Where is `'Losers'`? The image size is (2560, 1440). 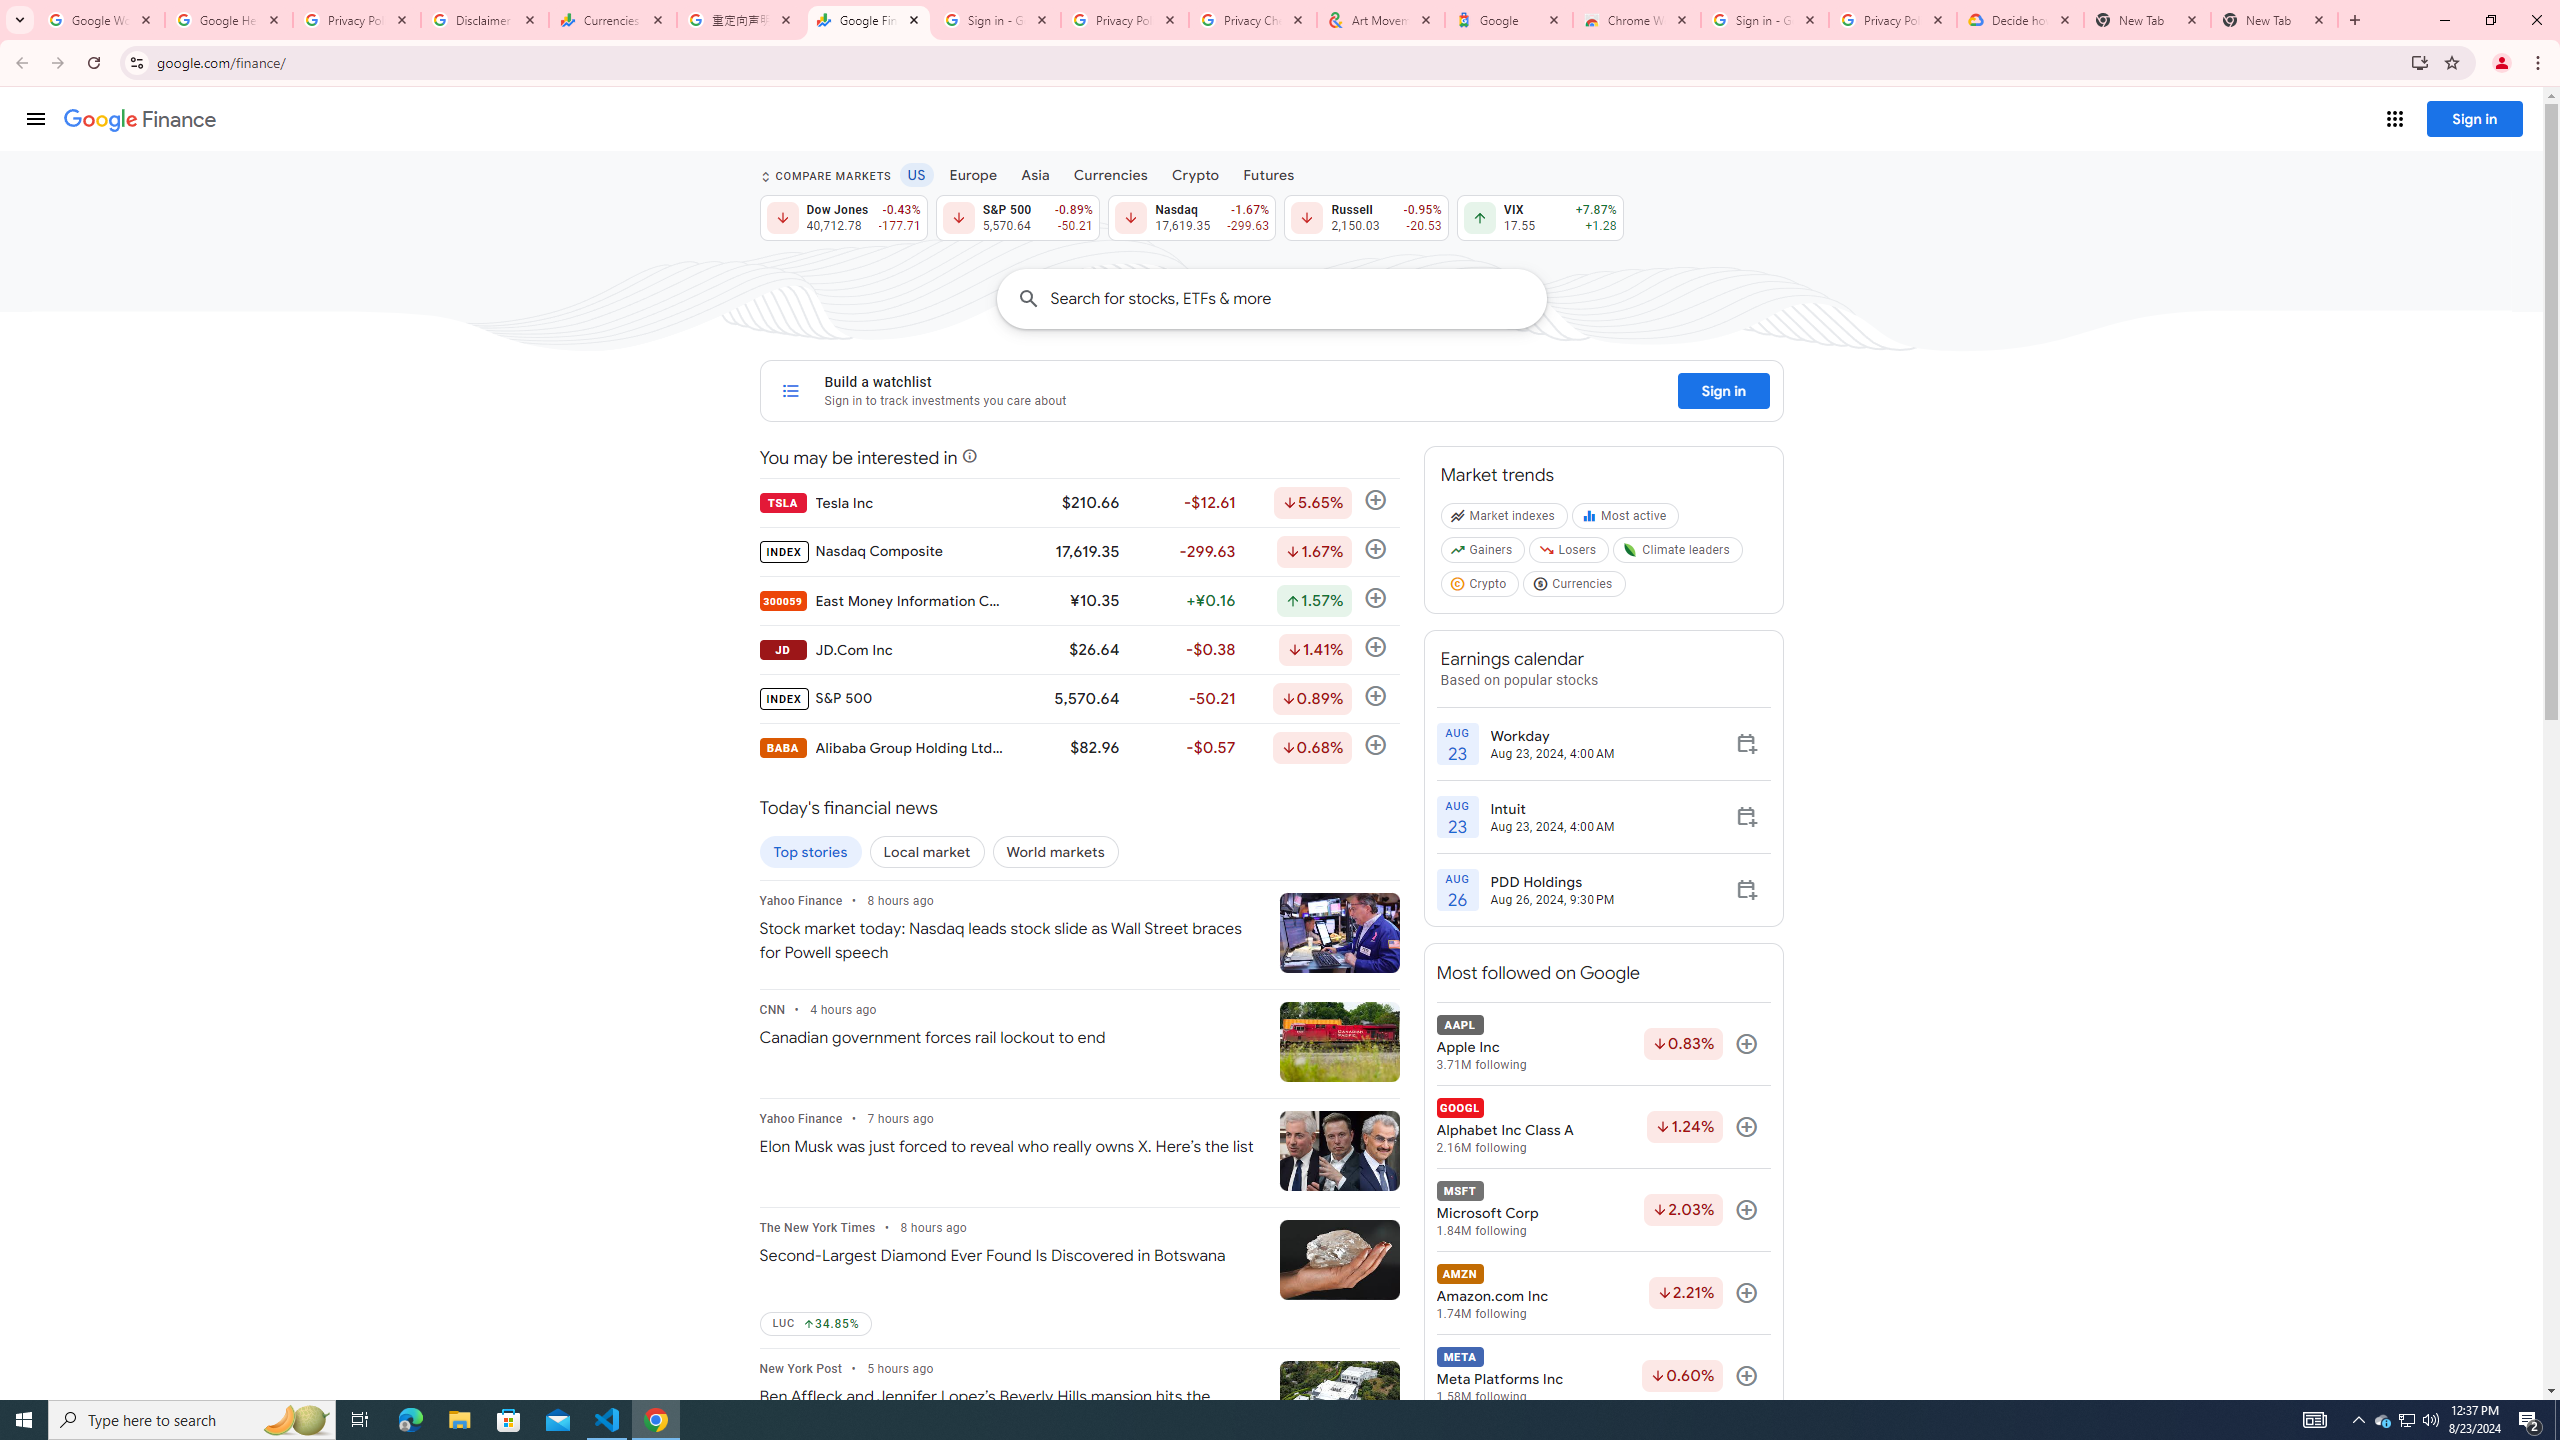
'Losers' is located at coordinates (1569, 554).